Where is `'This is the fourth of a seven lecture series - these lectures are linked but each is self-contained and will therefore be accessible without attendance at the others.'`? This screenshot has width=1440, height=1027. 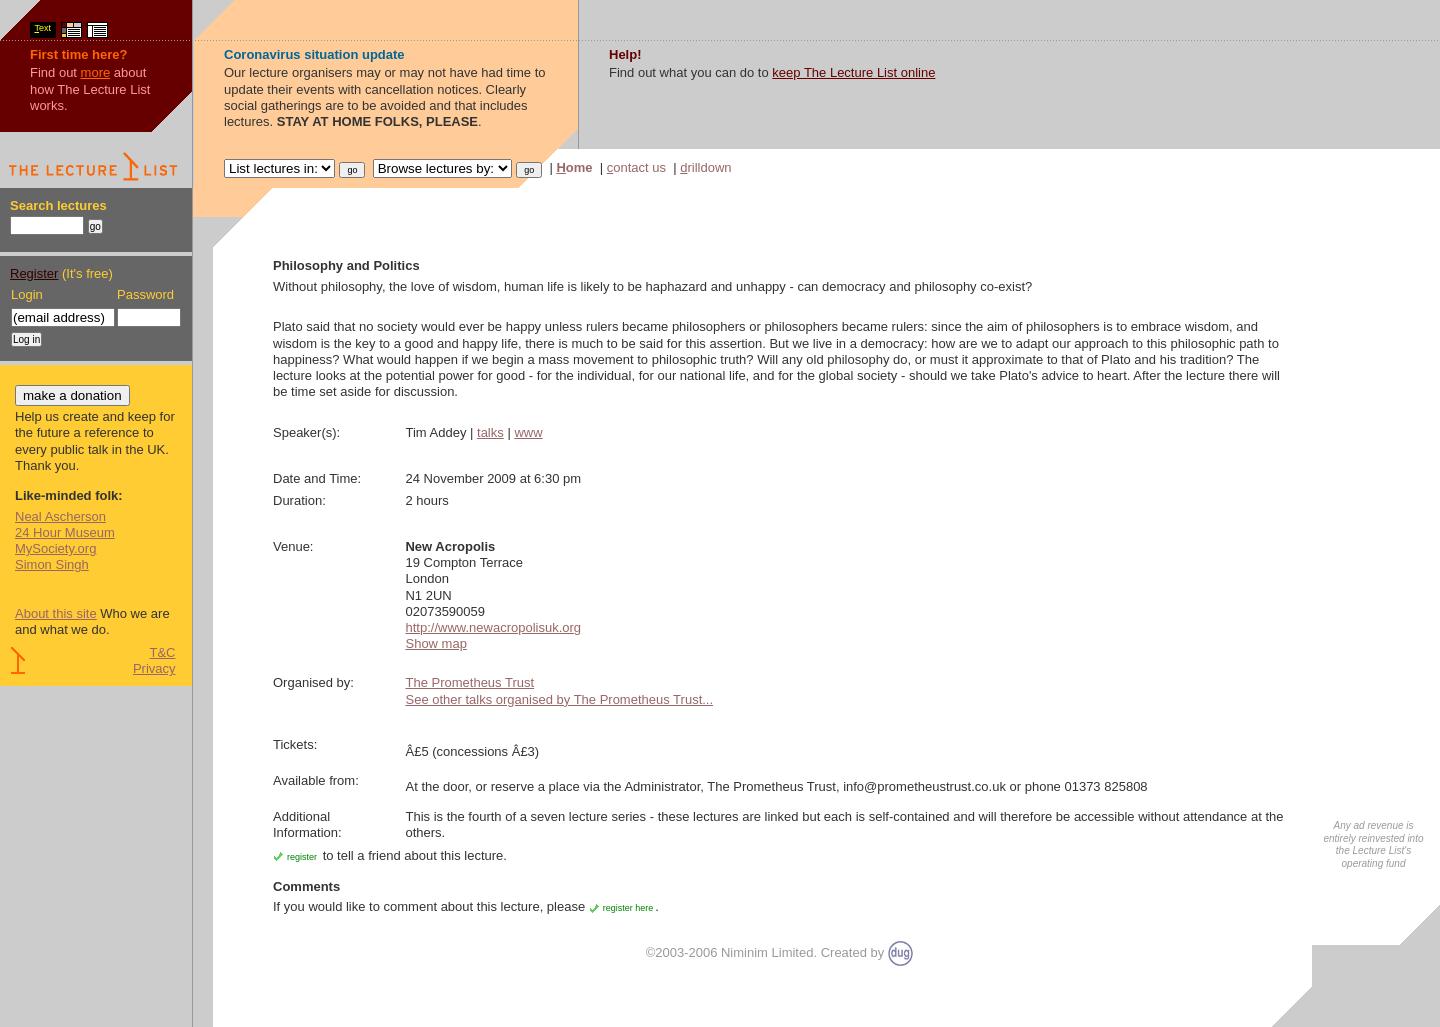
'This is the fourth of a seven lecture series - these lectures are linked but each is self-contained and will therefore be accessible without attendance at the others.' is located at coordinates (842, 823).